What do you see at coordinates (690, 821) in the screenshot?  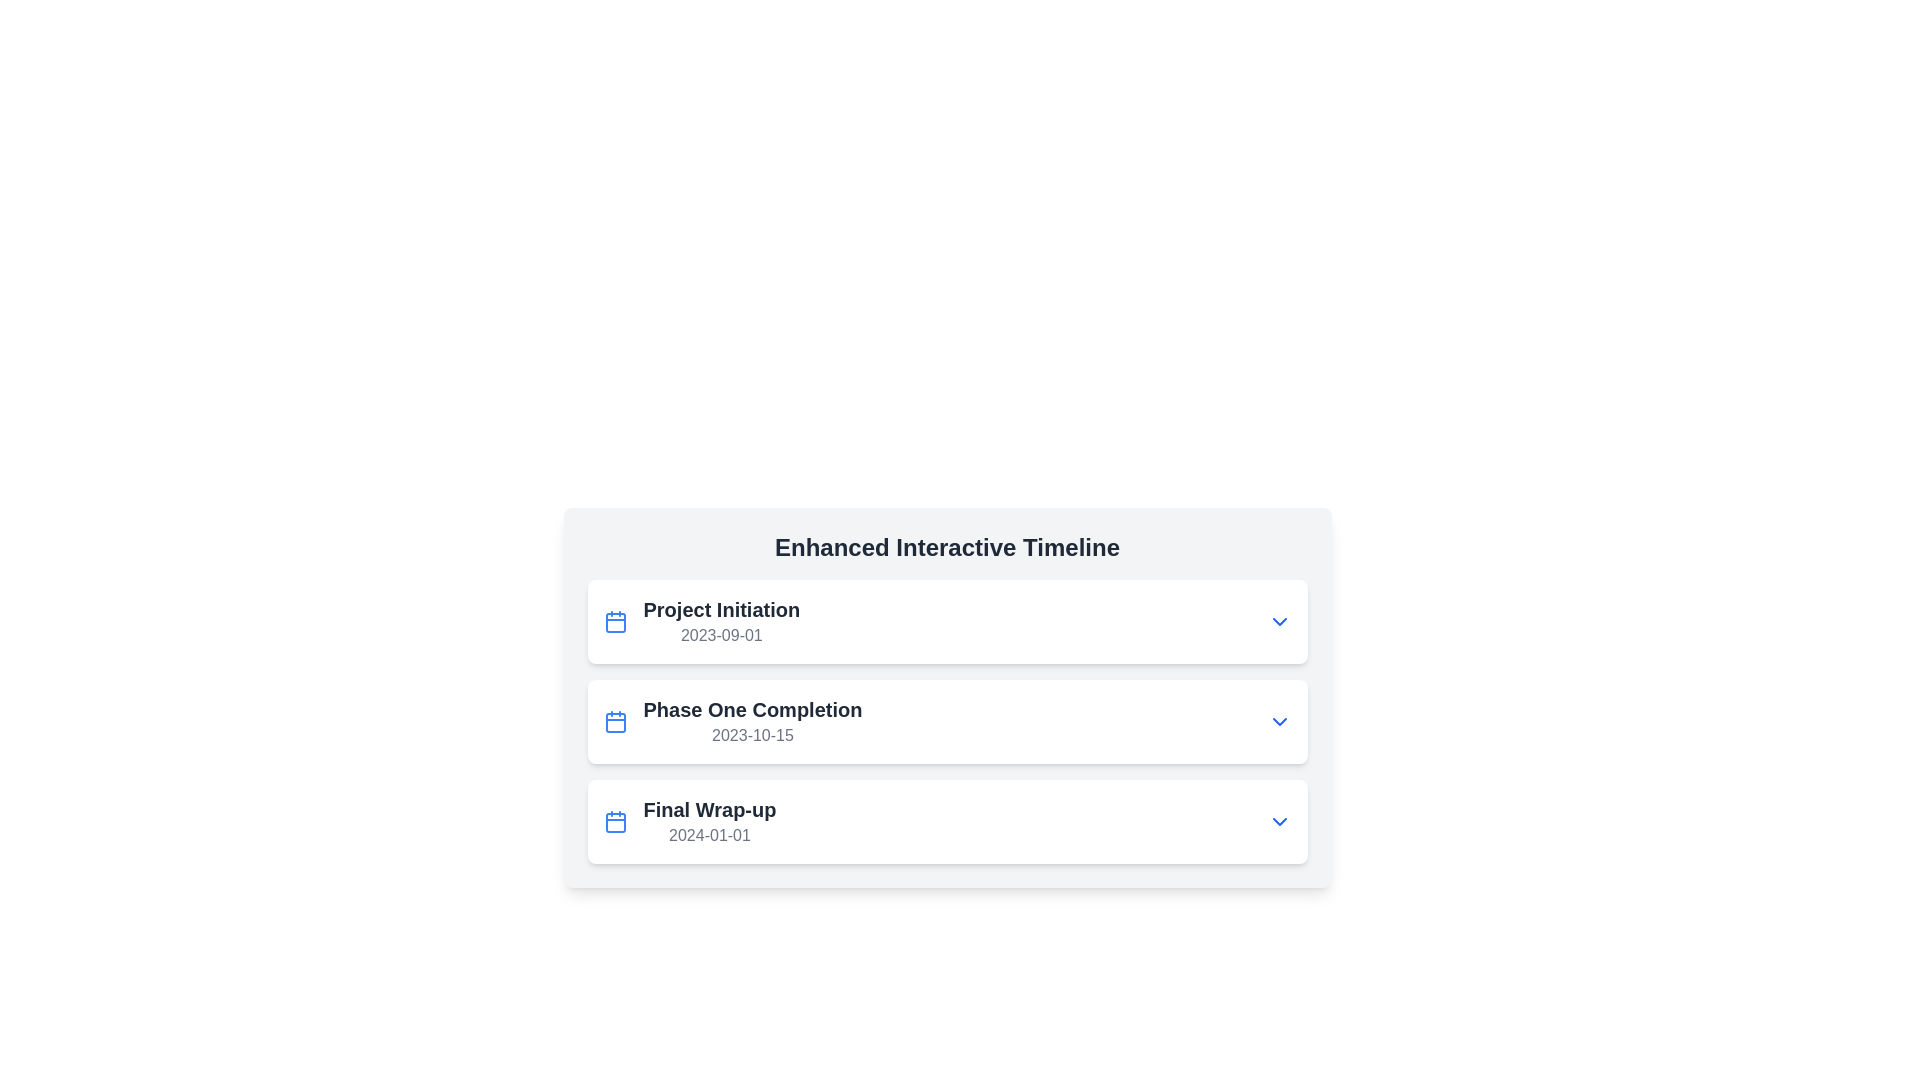 I see `the 'Final Wrap-up' timeline item, which is the last item in the Enhanced Interactive Timeline, featuring a blue calendar icon and the date '2024-01-01'` at bounding box center [690, 821].